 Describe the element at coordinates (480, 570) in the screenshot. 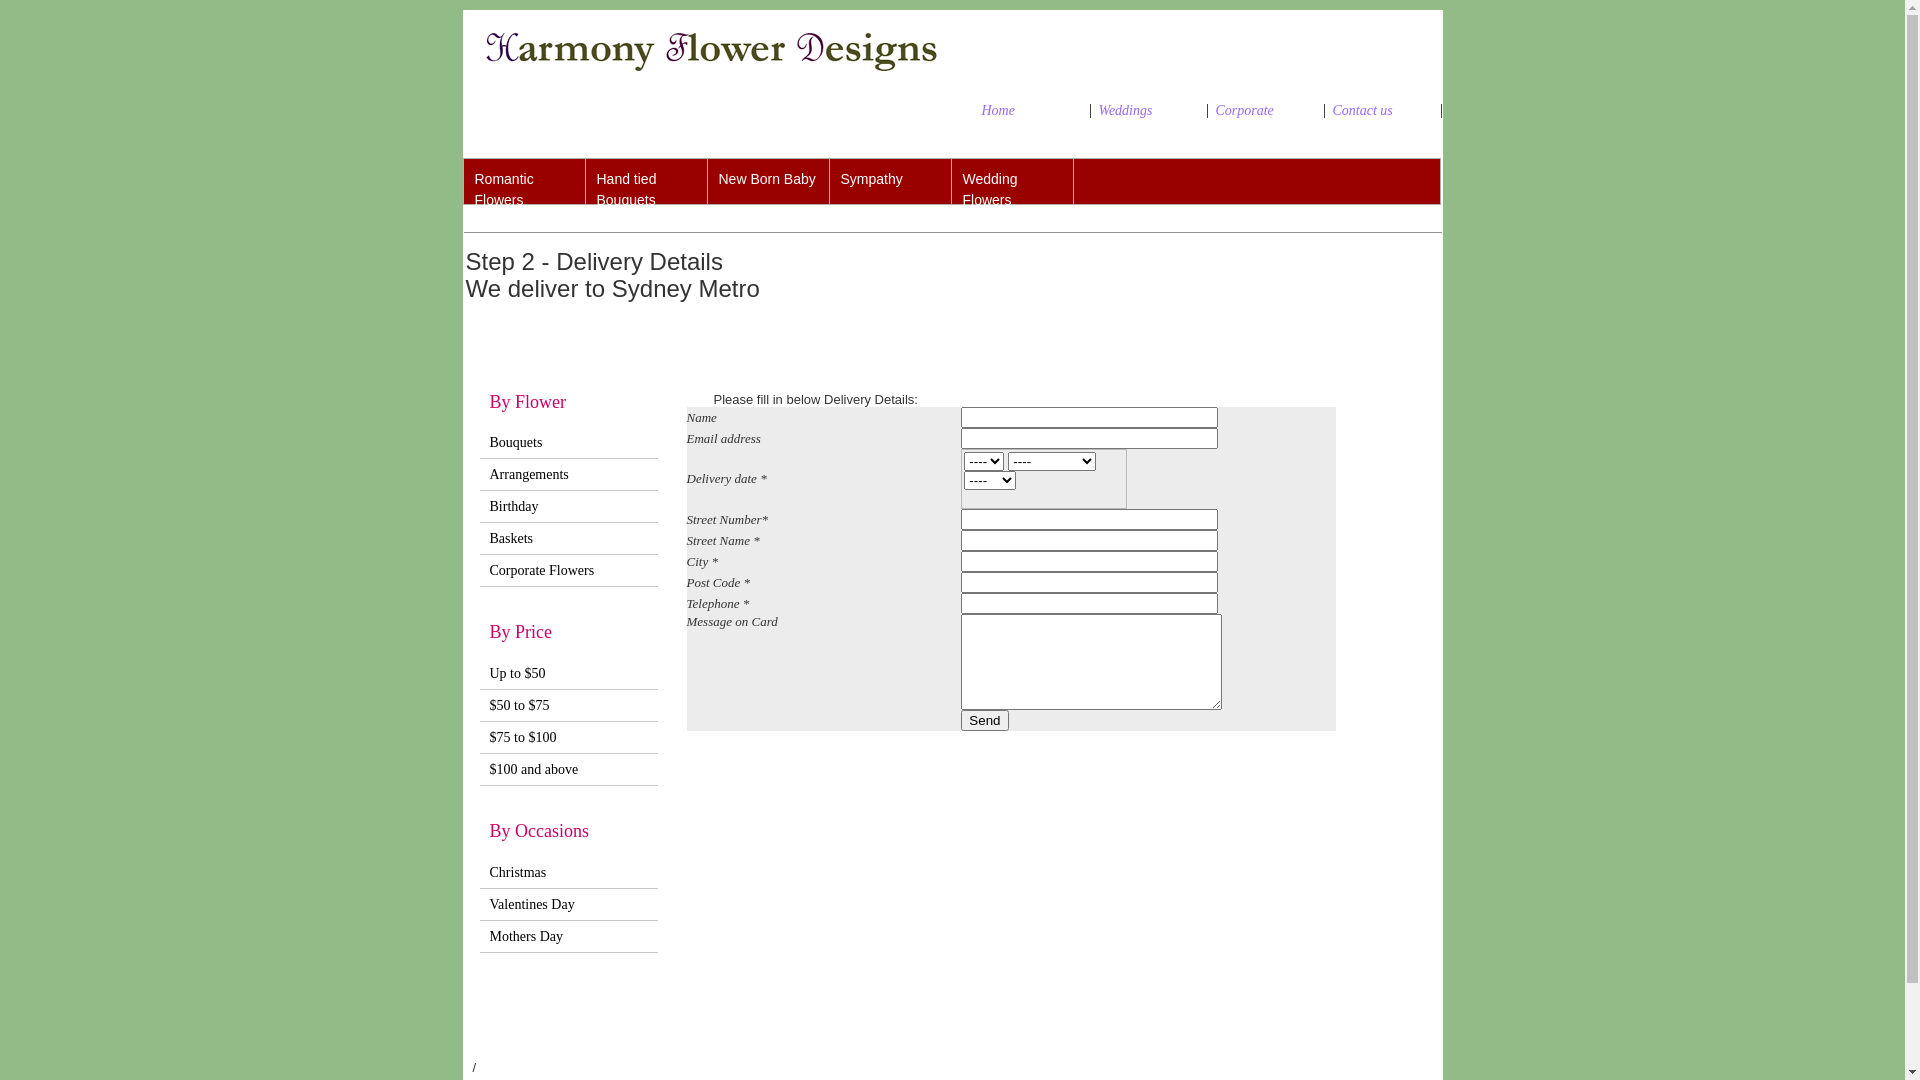

I see `'Corporate Flowers'` at that location.